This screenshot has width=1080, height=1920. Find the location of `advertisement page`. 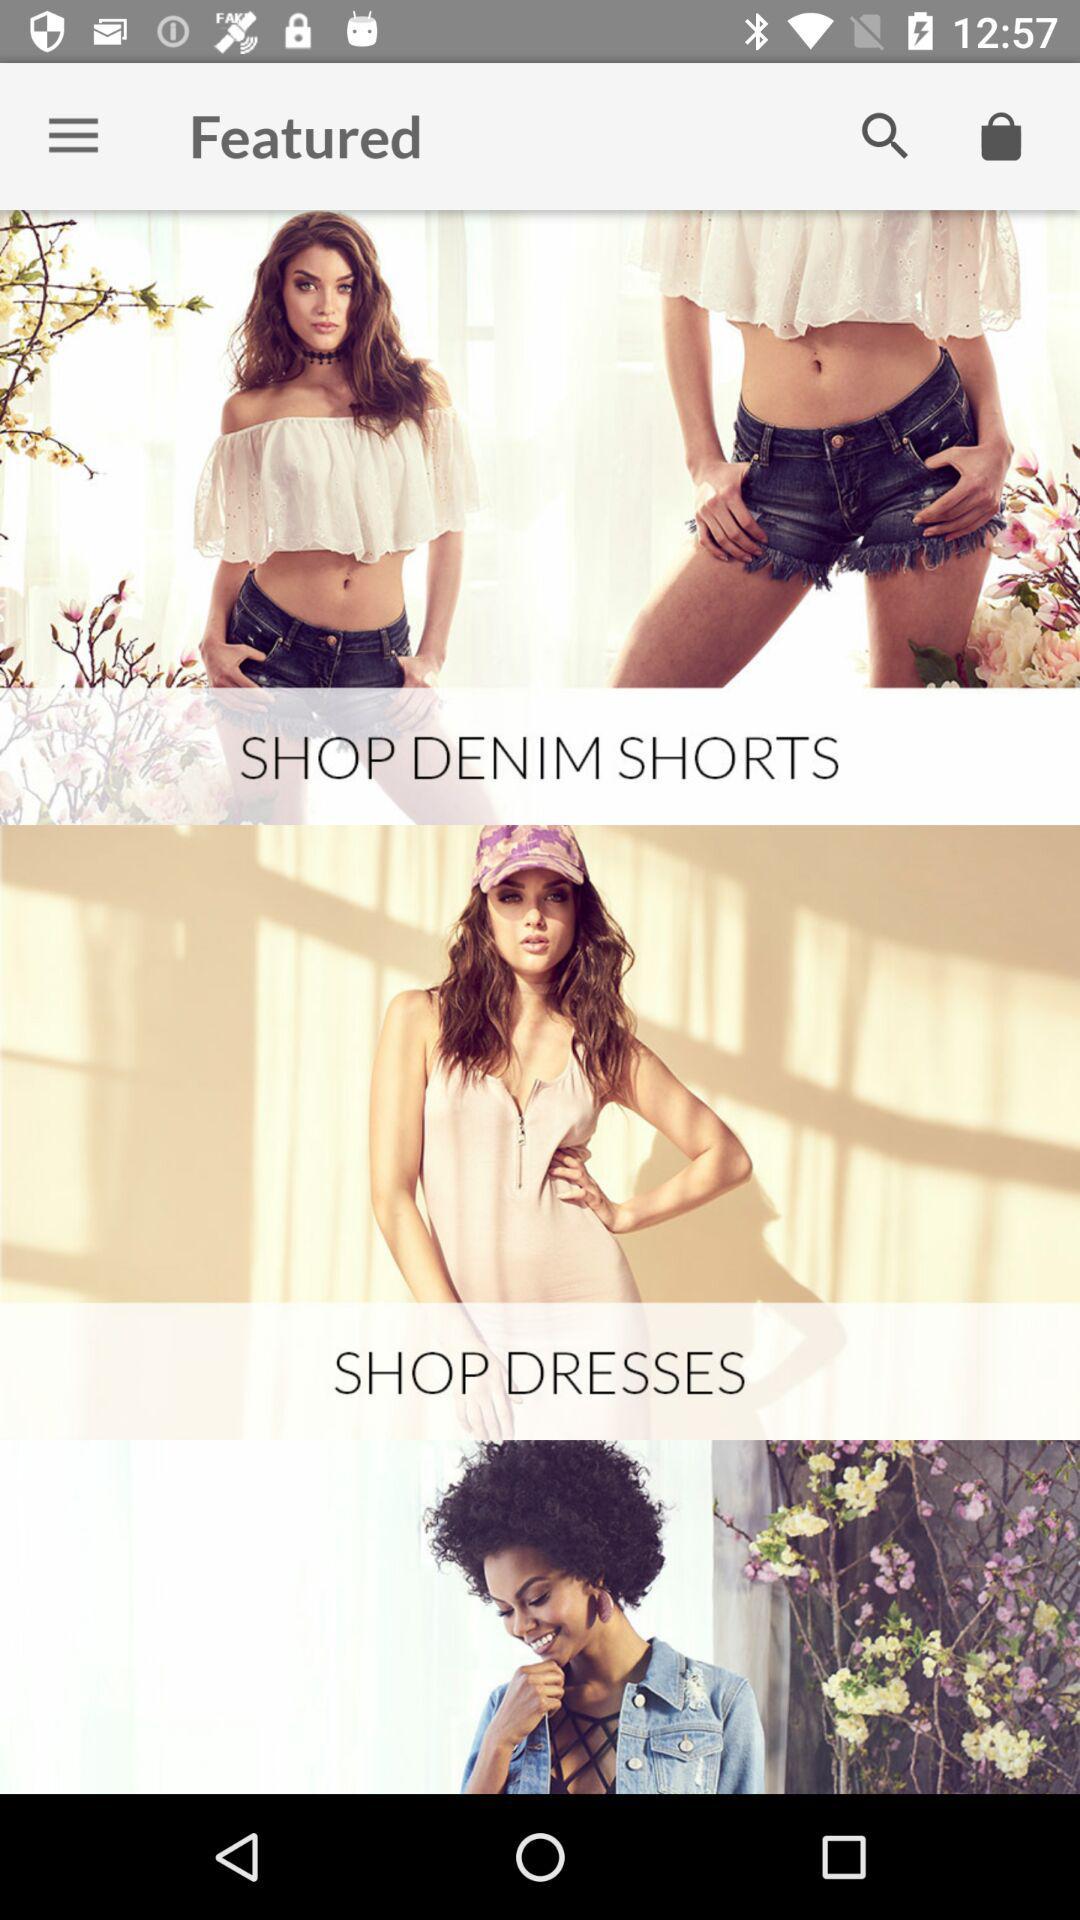

advertisement page is located at coordinates (540, 1132).